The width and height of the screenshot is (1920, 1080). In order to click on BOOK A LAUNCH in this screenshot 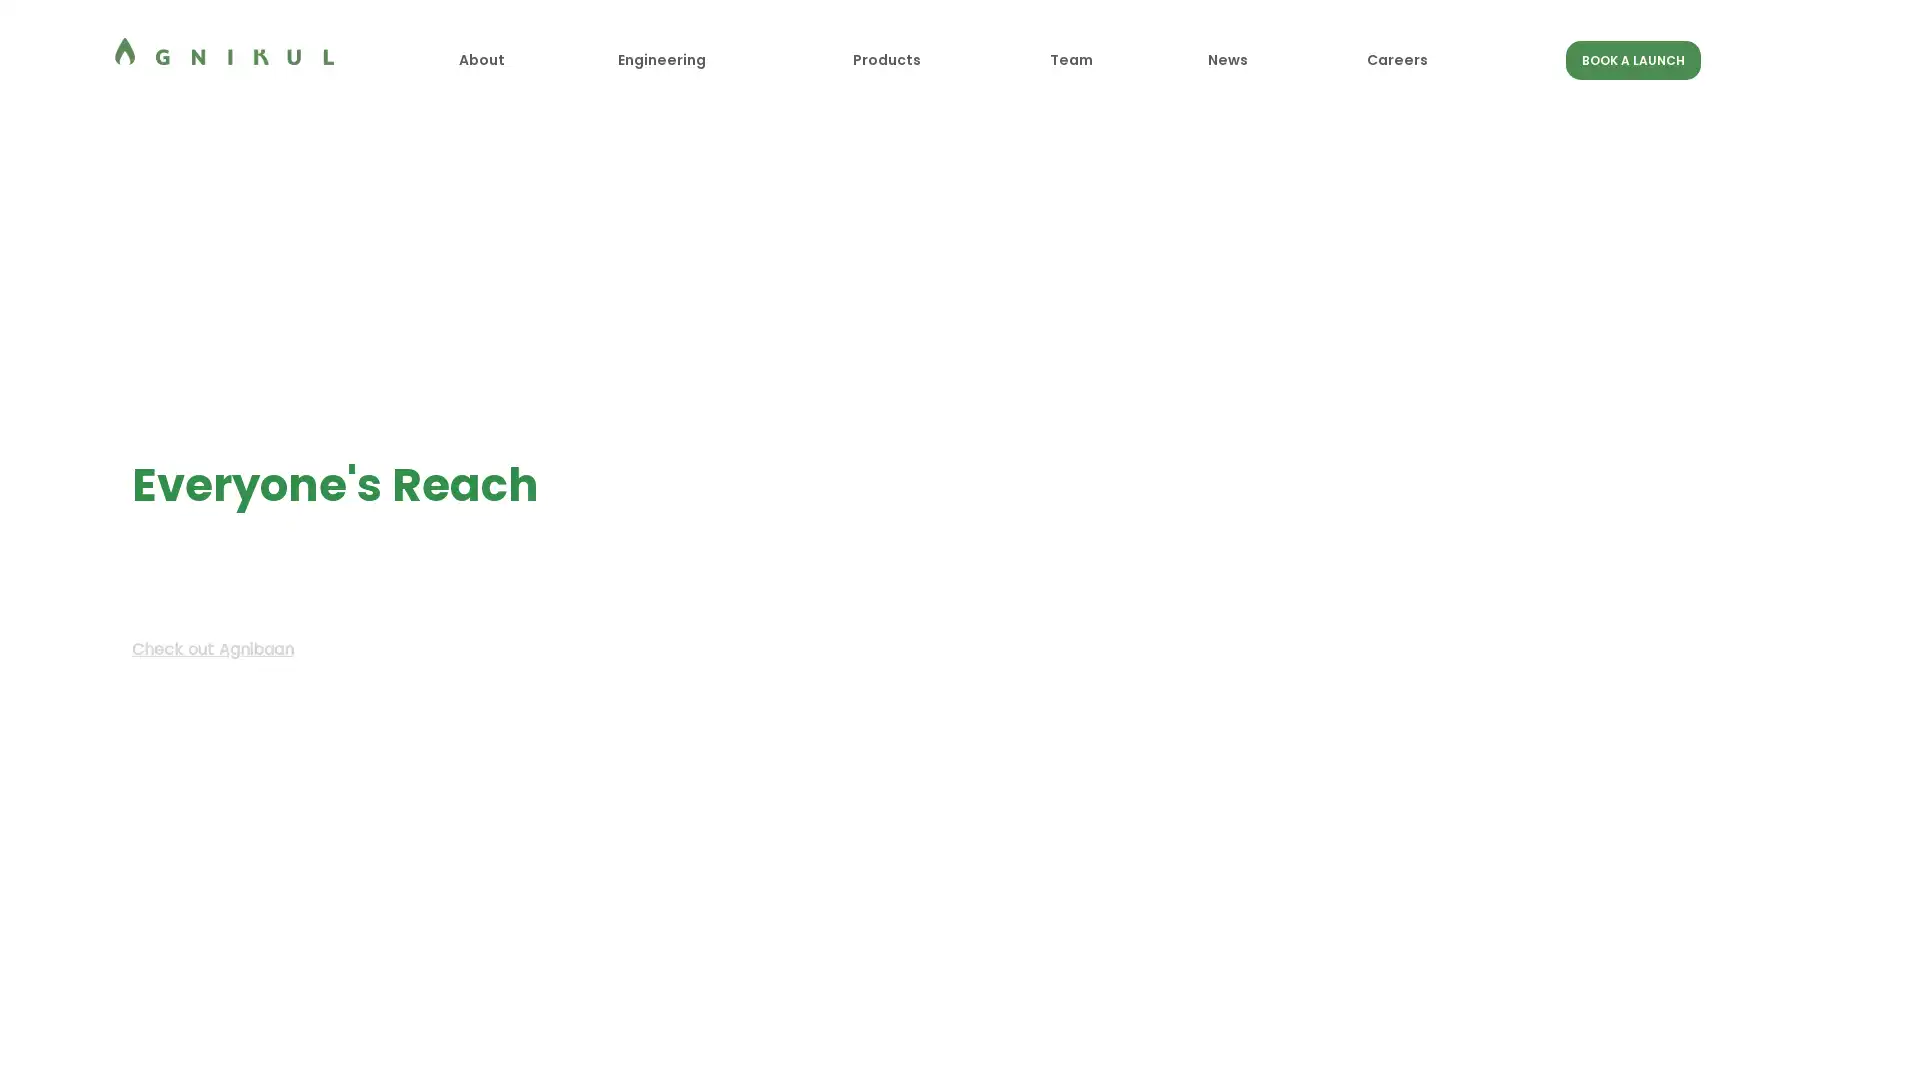, I will do `click(1632, 59)`.